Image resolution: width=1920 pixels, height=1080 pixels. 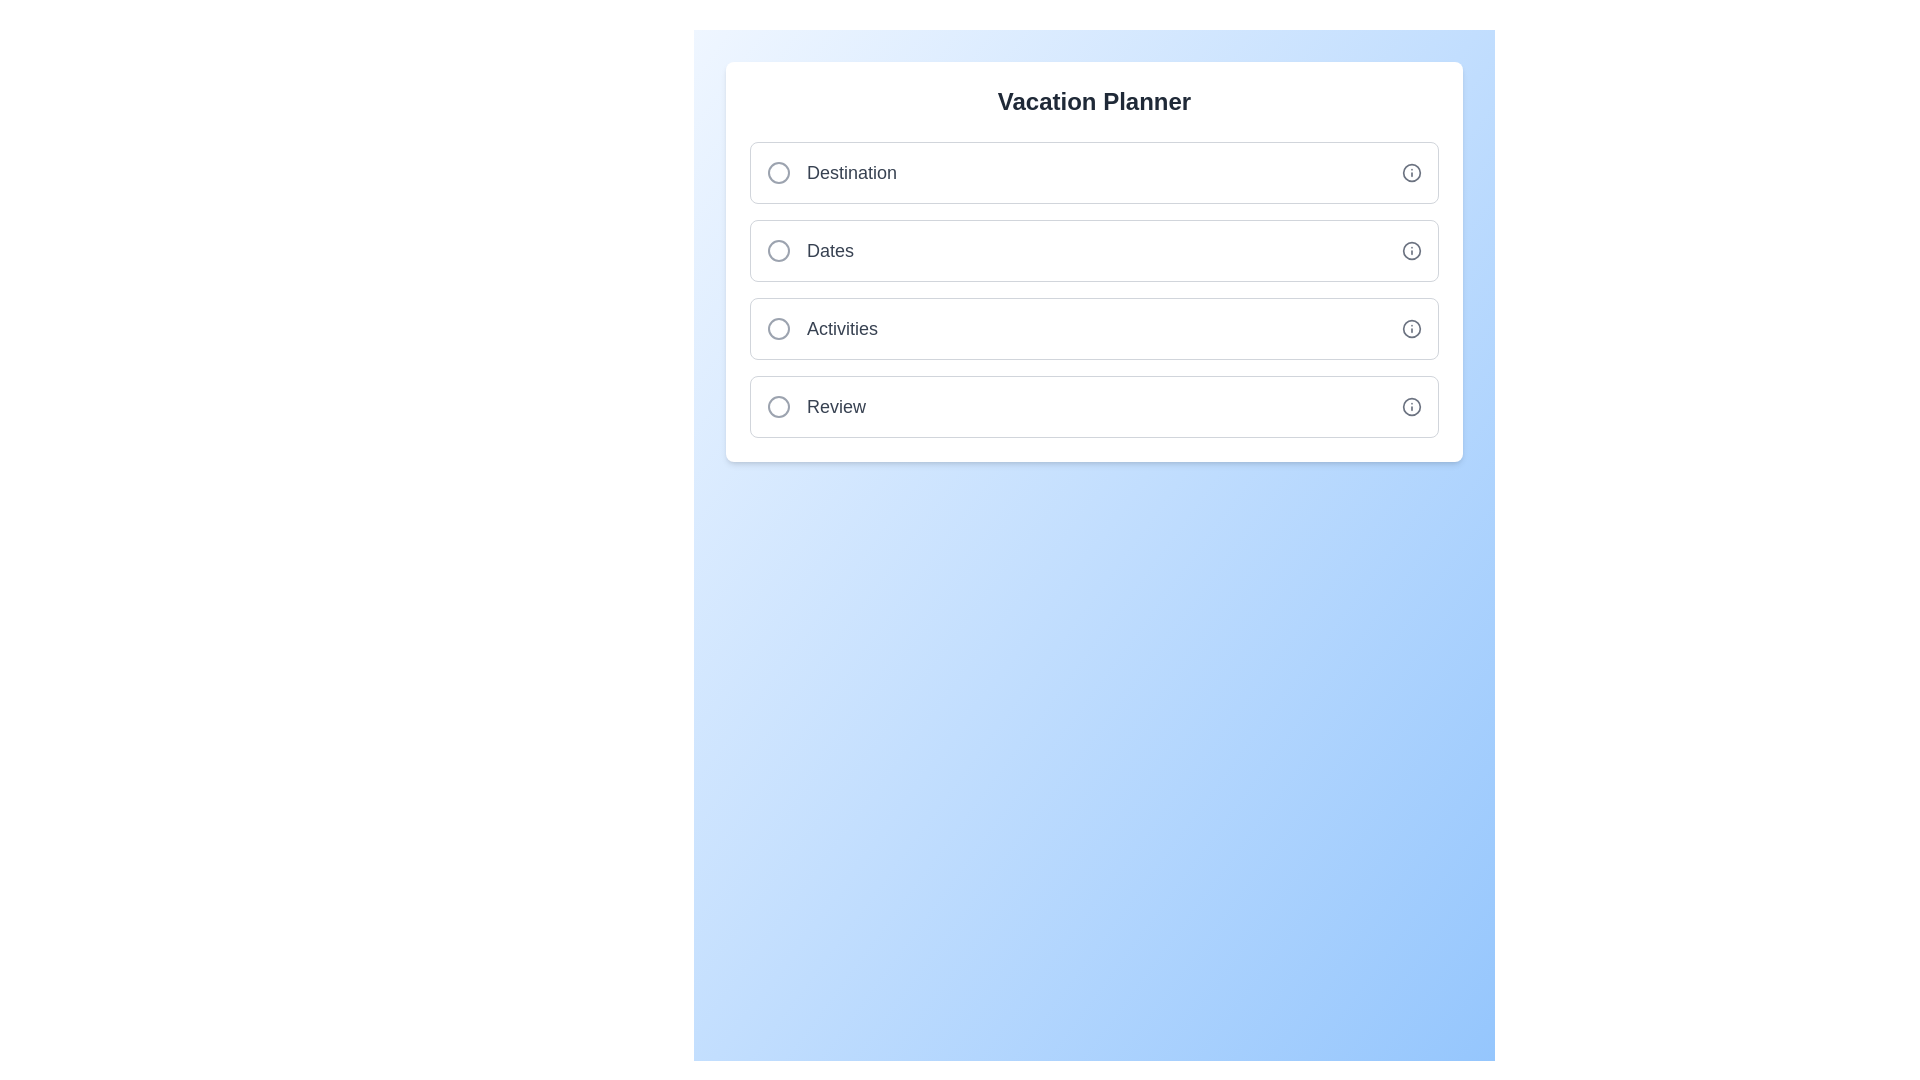 I want to click on the 'Info' icon of the Dates step to view additional information, so click(x=1410, y=249).